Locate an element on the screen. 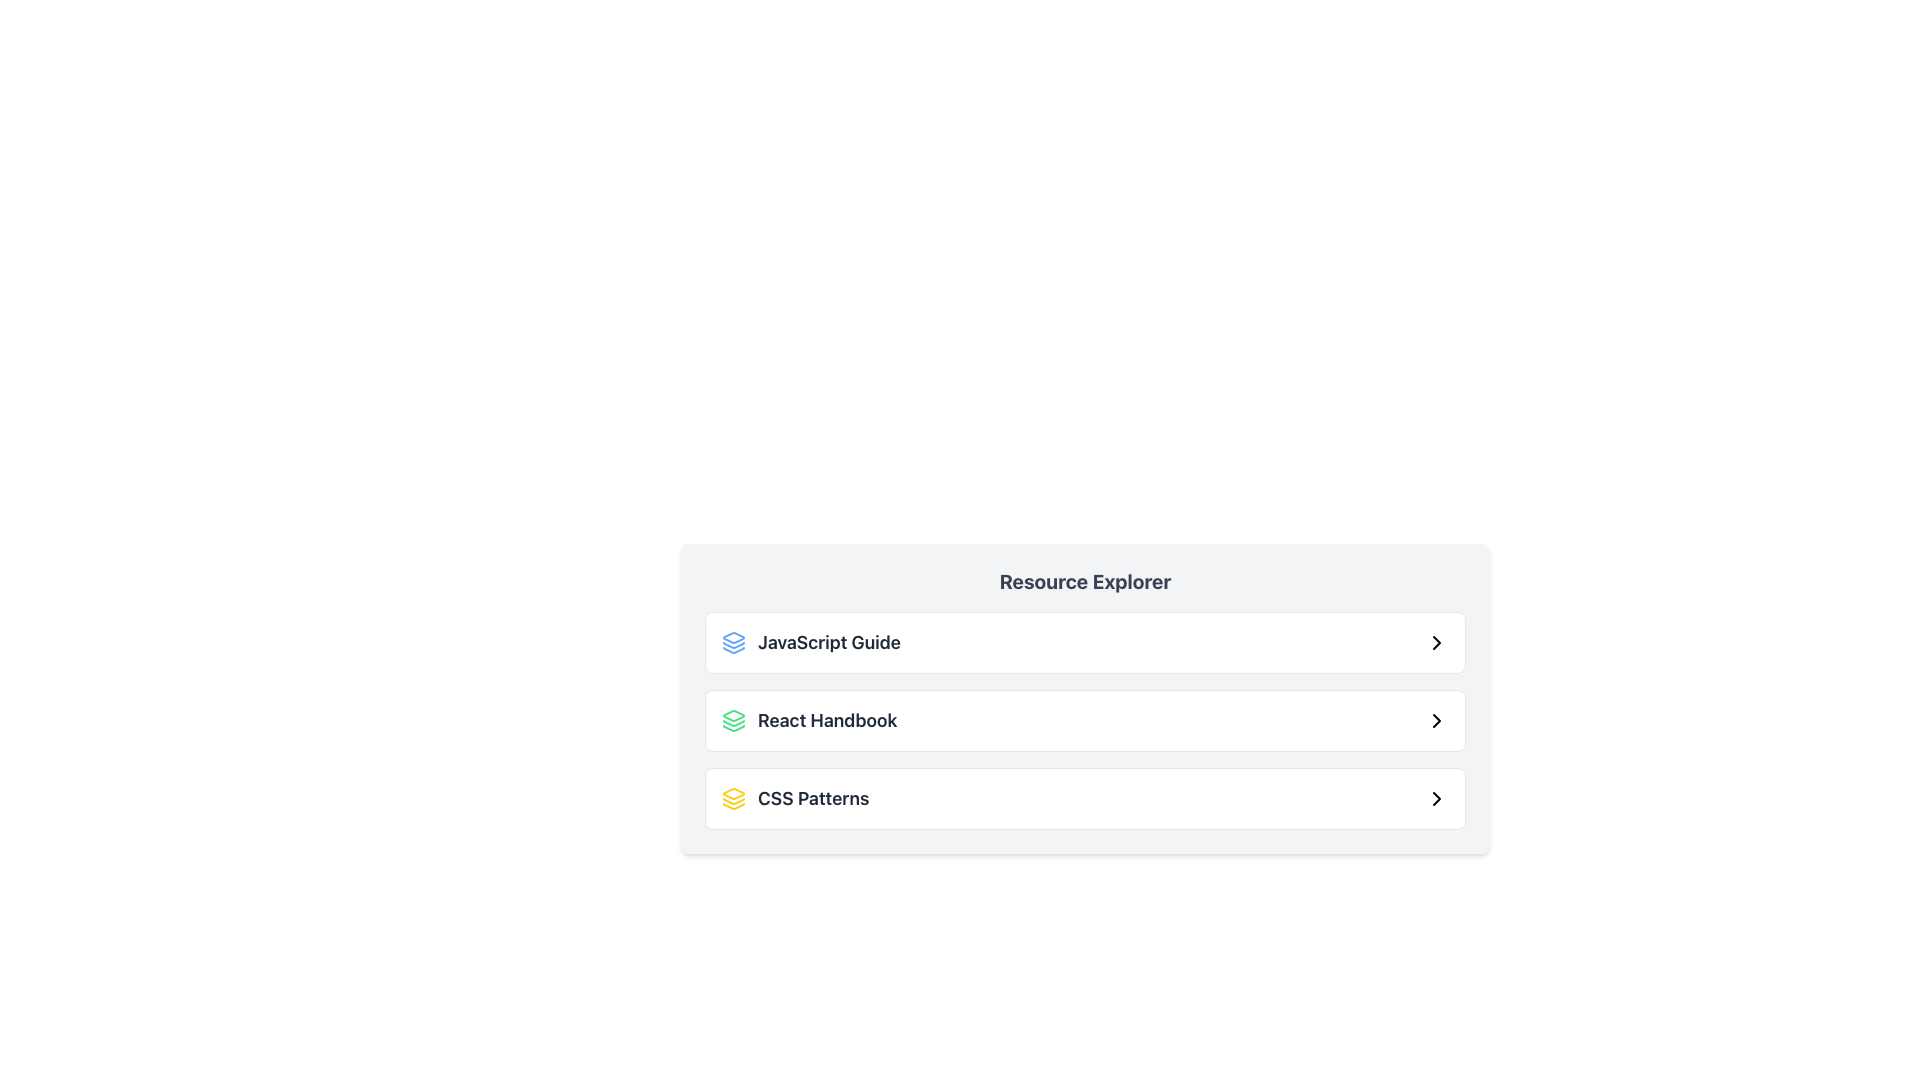 Image resolution: width=1920 pixels, height=1080 pixels. the third list item labeled 'CSS Patterns,' which features a yellow stack of layers icon to the left of the bold dark-gray text is located at coordinates (794, 797).